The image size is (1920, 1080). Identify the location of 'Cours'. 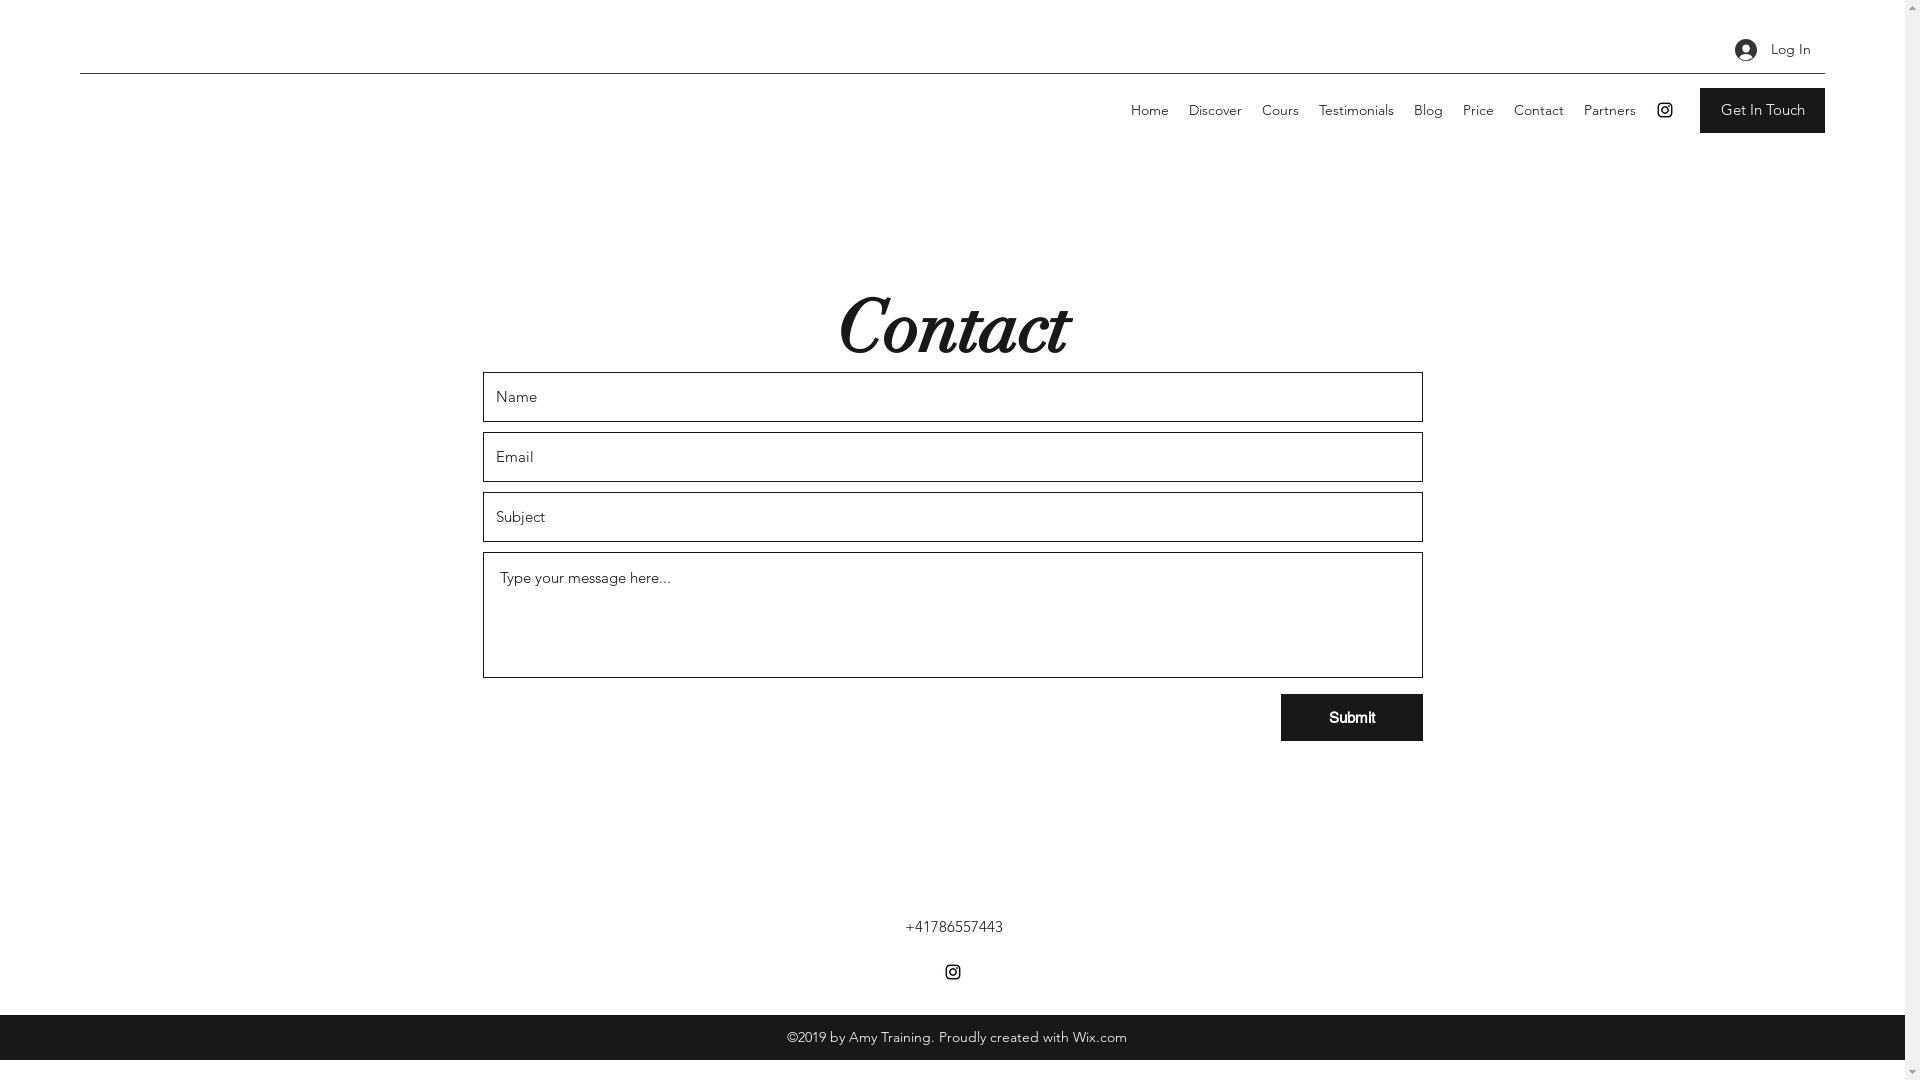
(1280, 110).